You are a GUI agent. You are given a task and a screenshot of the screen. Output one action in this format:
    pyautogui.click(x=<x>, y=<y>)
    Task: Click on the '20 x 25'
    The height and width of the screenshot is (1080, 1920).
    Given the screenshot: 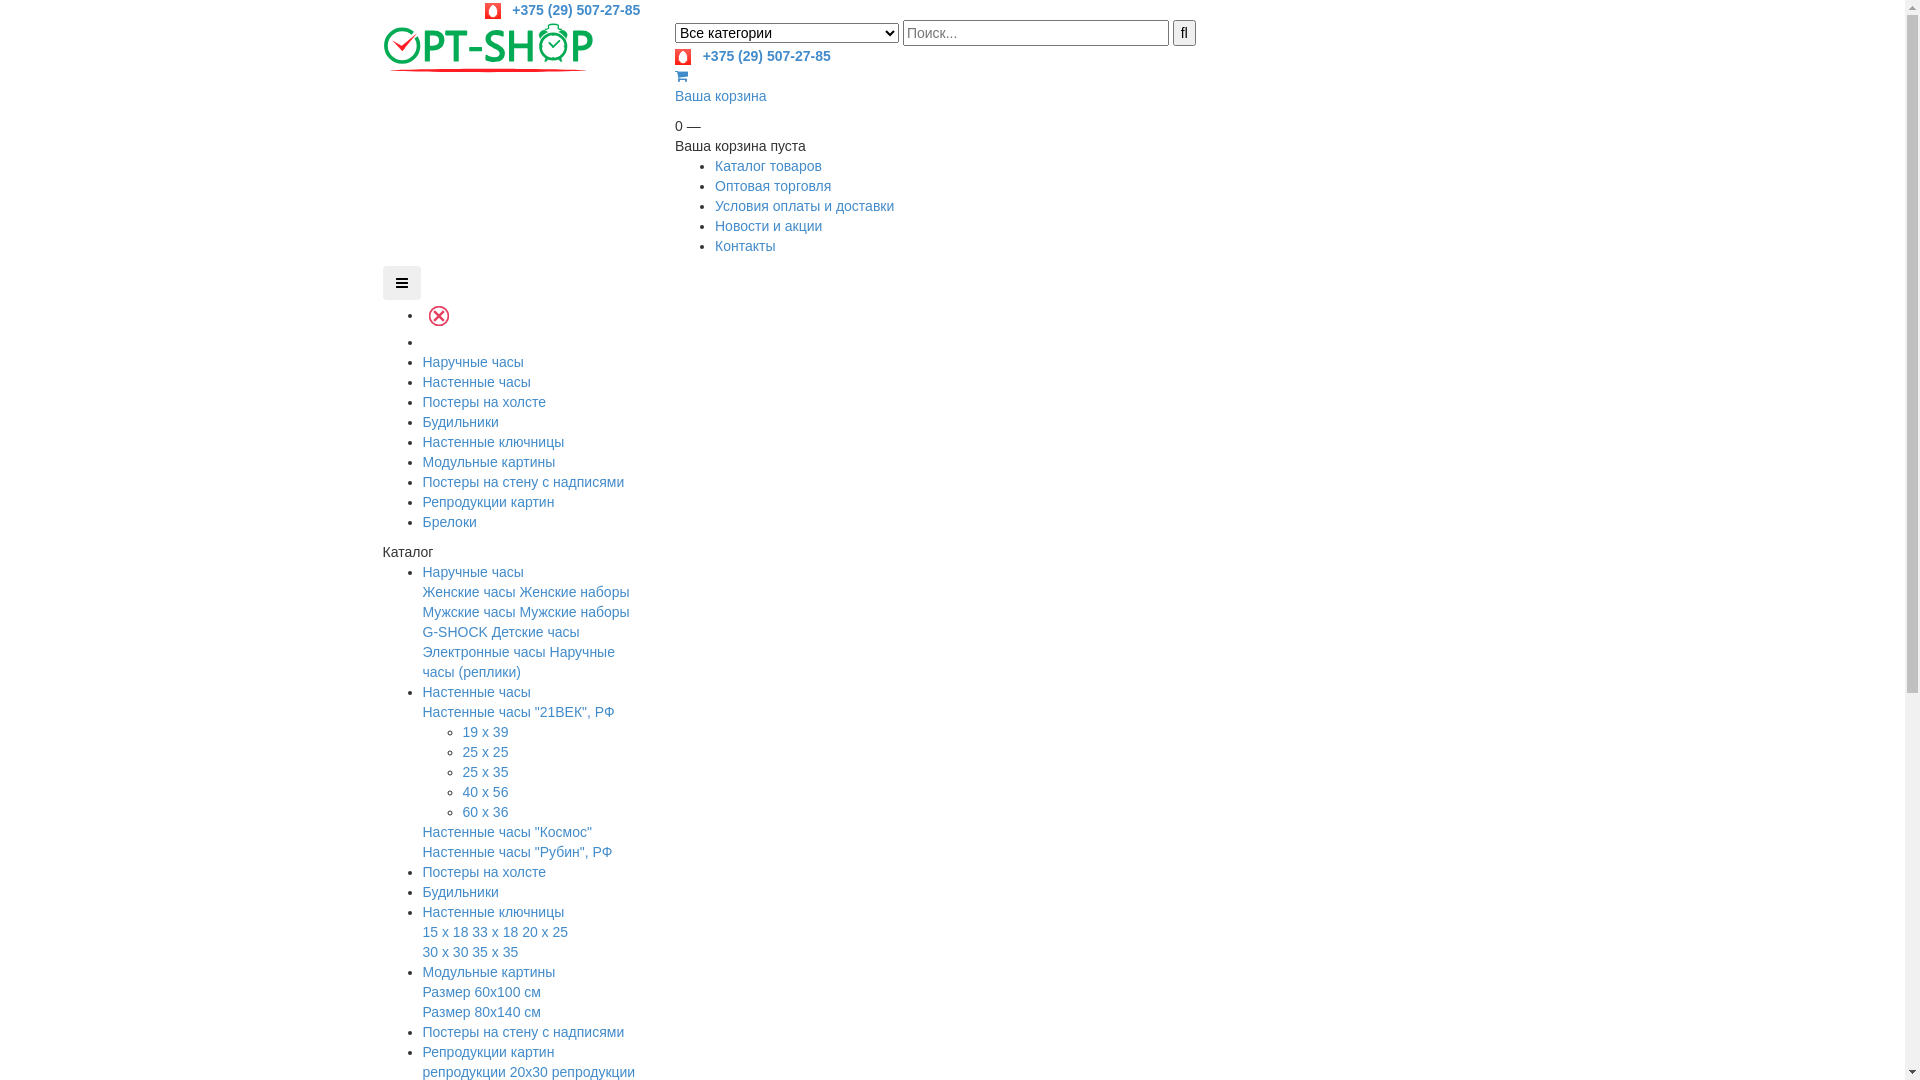 What is the action you would take?
    pyautogui.click(x=545, y=932)
    